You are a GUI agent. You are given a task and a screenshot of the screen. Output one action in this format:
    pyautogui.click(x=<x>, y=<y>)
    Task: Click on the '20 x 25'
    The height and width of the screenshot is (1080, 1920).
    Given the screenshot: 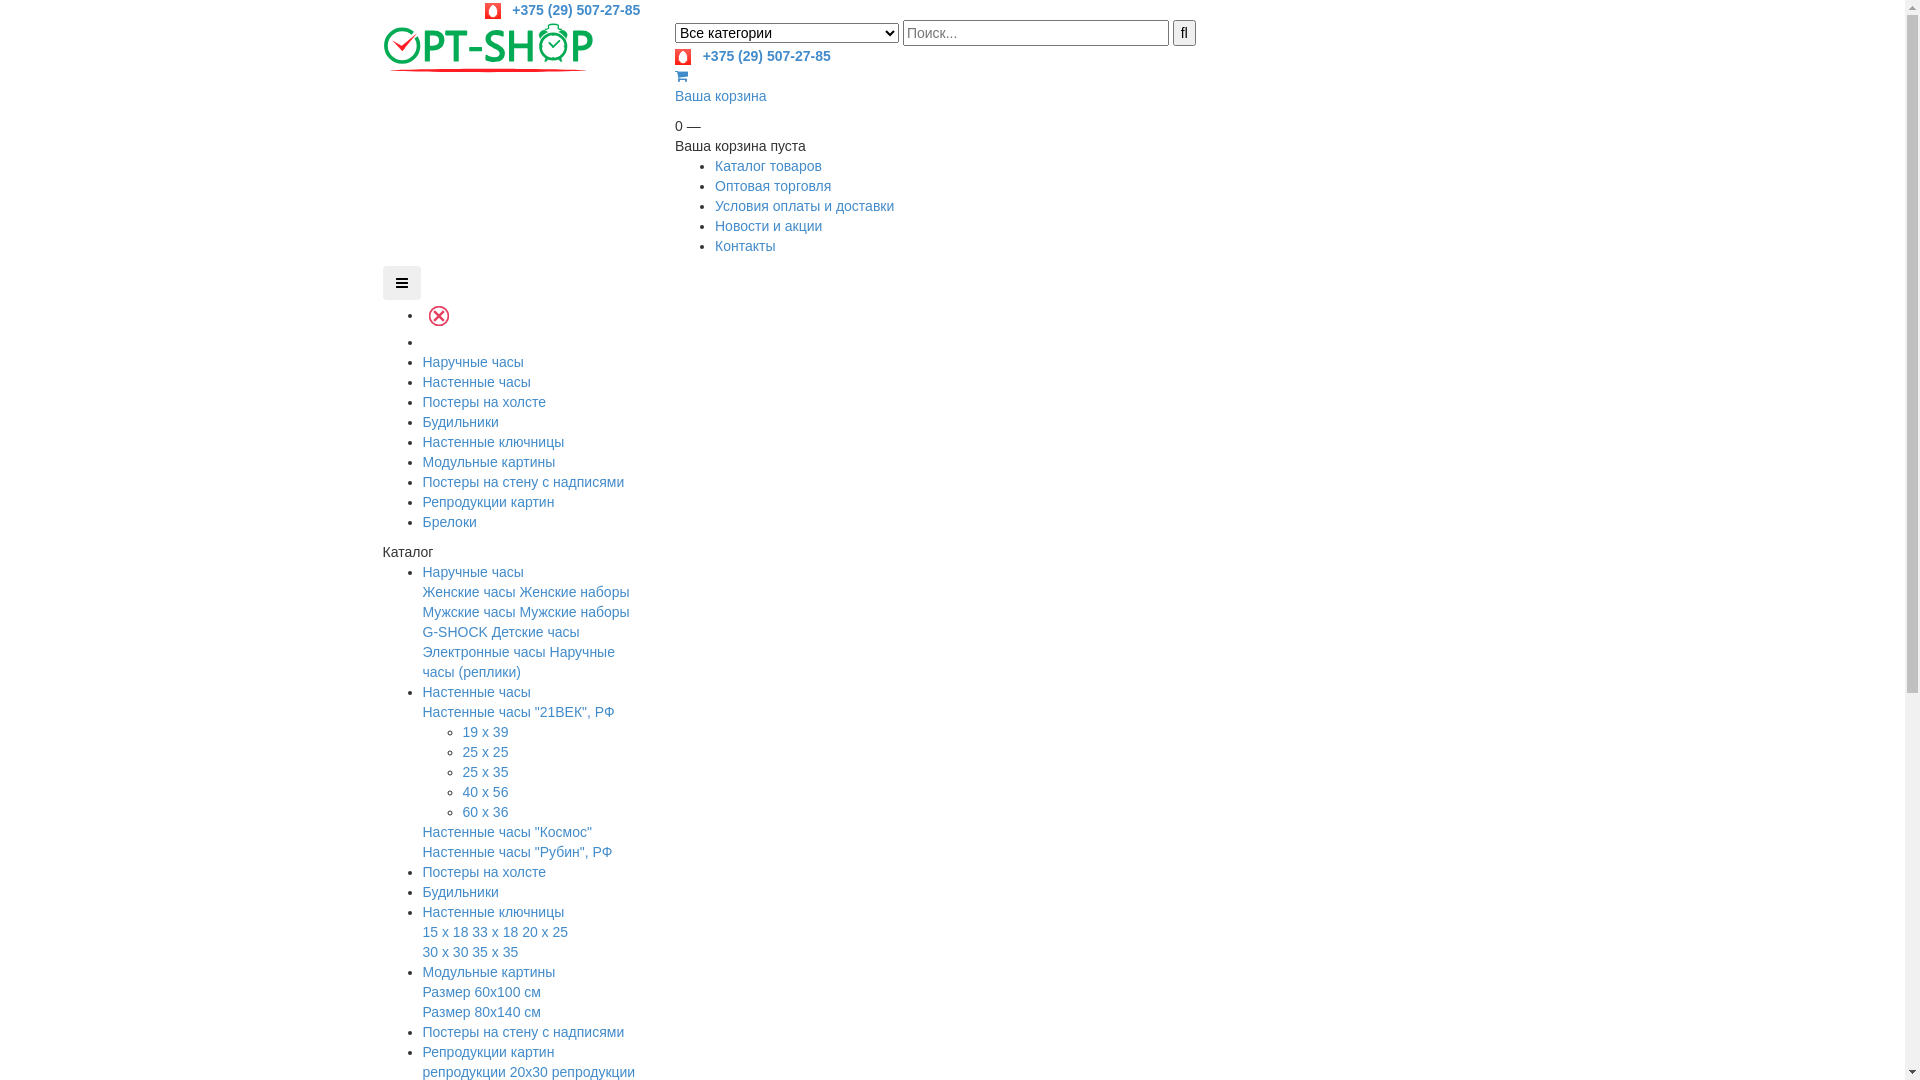 What is the action you would take?
    pyautogui.click(x=545, y=932)
    